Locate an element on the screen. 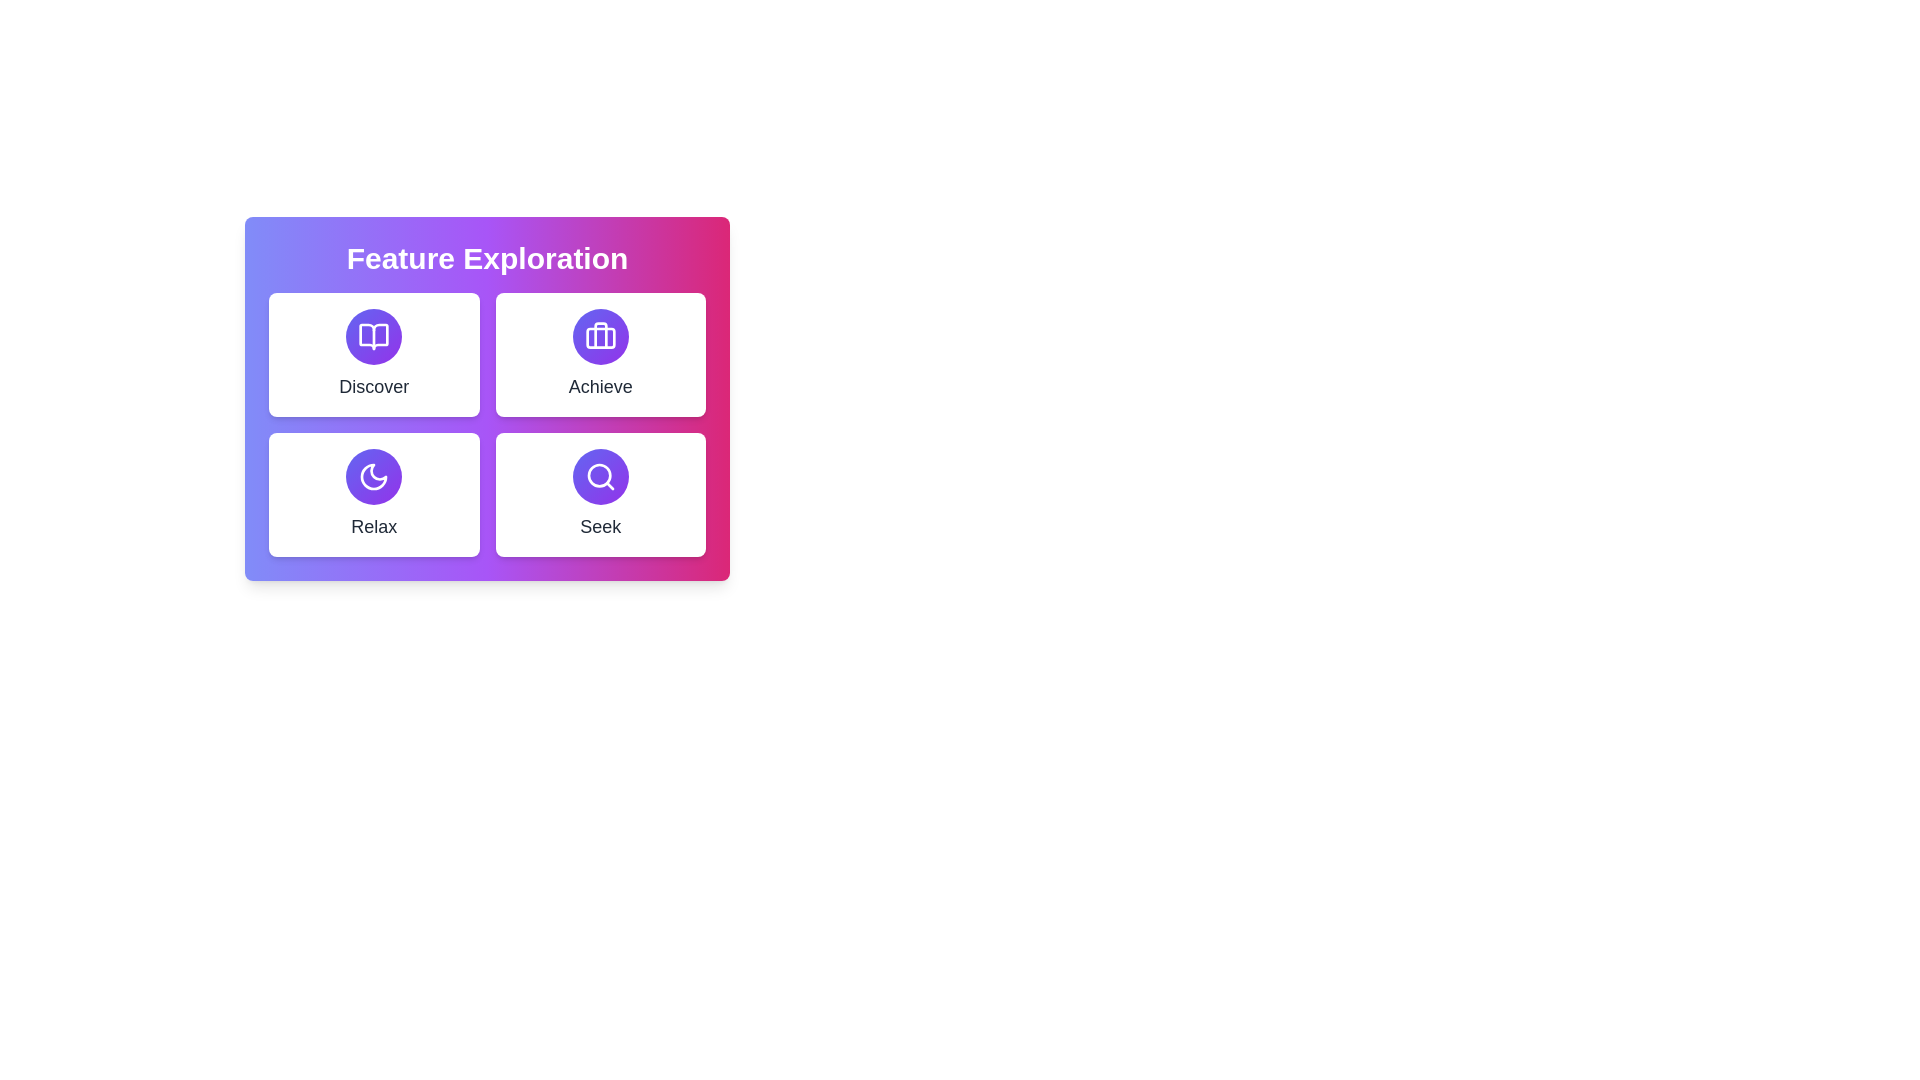 This screenshot has width=1920, height=1080. the circular icon representing the 'Achieve' feature located in the top-right quadrant of the grid under the 'Feature Exploration' header is located at coordinates (599, 335).